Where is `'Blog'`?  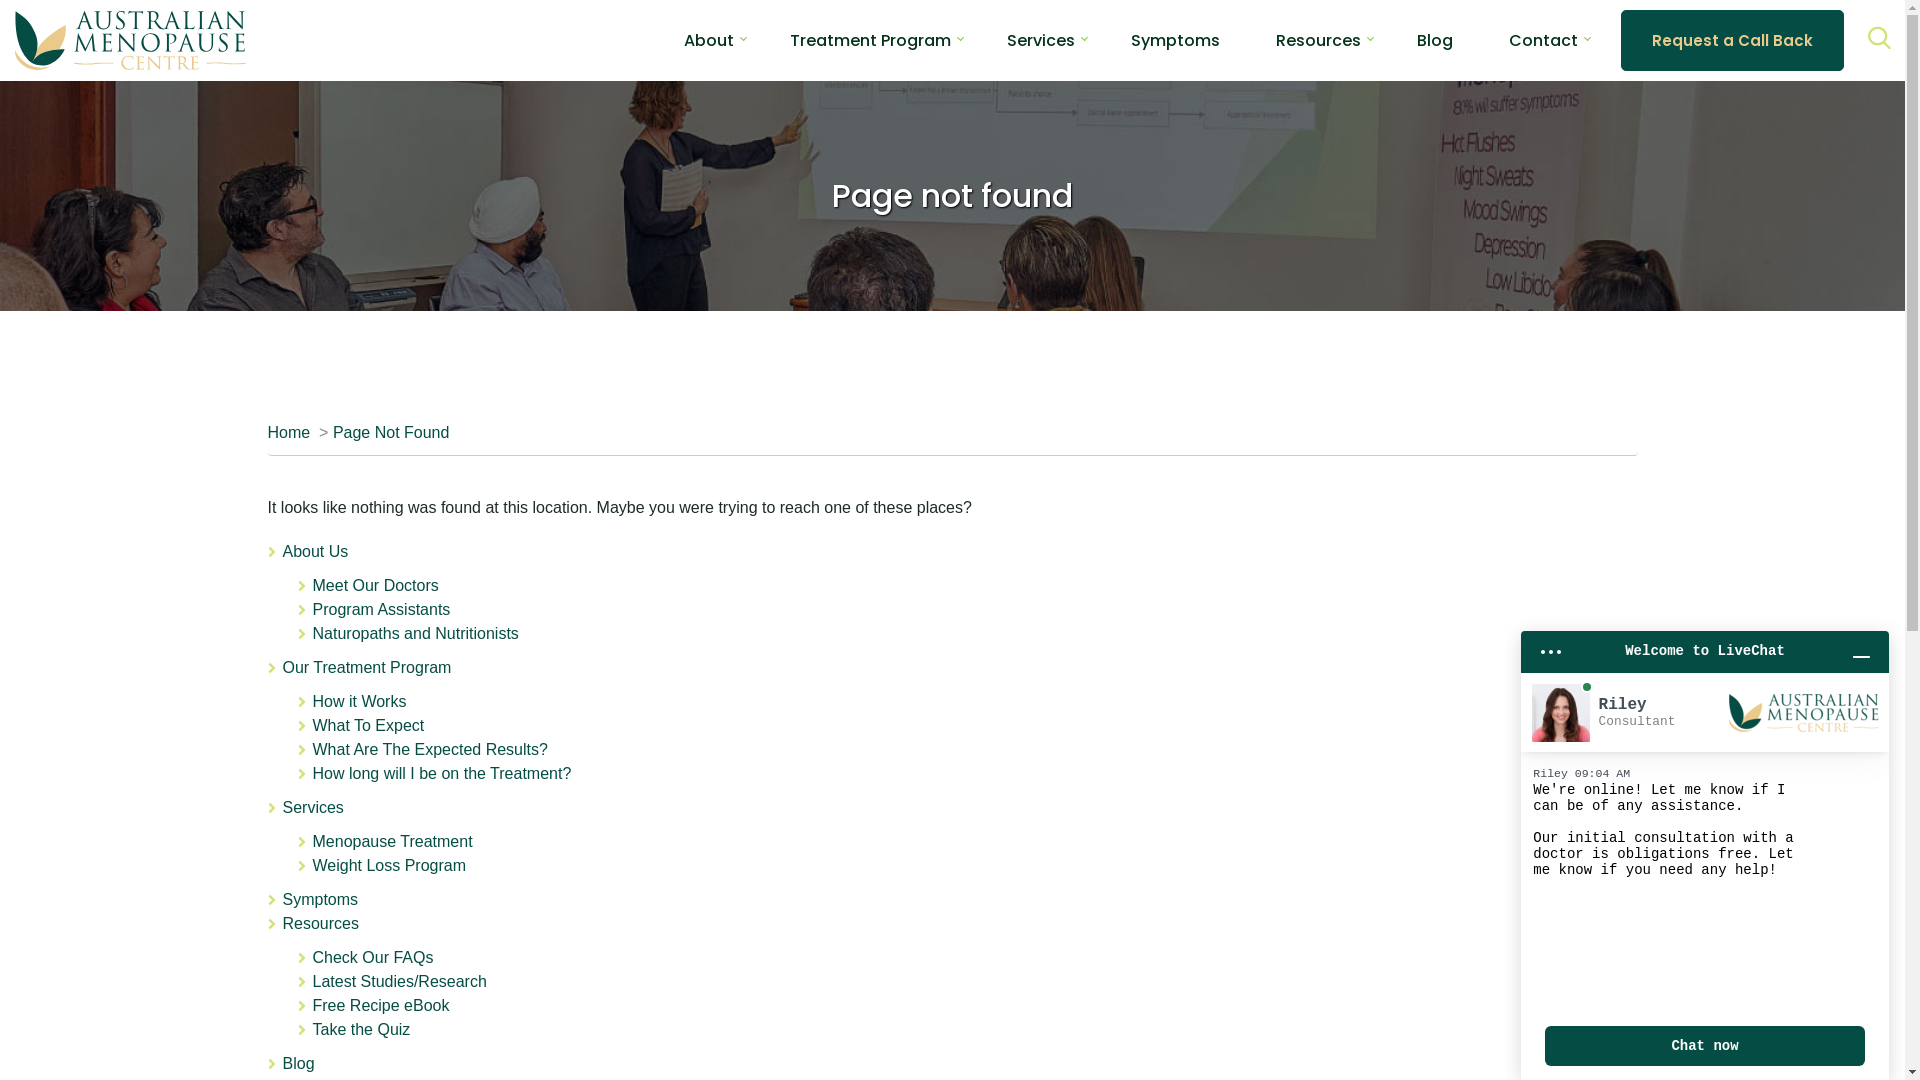 'Blog' is located at coordinates (1408, 39).